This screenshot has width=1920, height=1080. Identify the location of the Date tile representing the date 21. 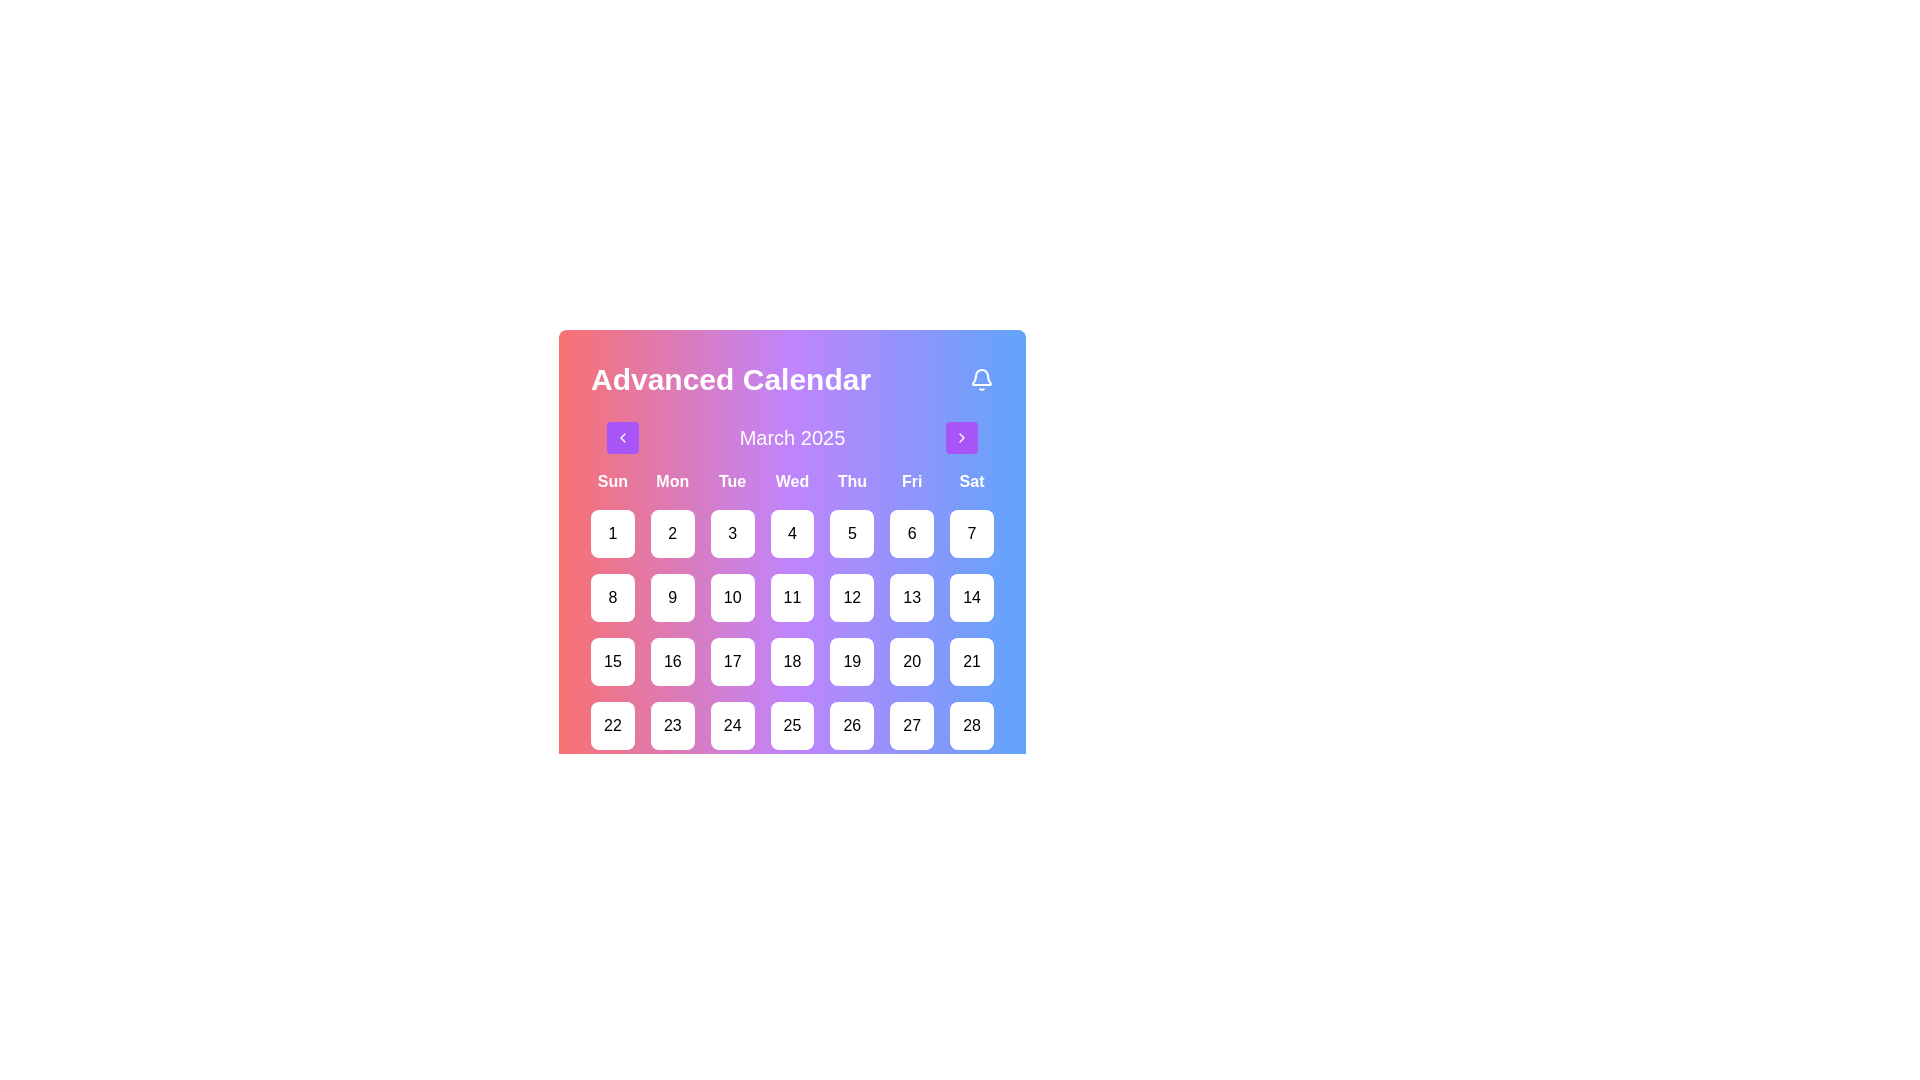
(971, 662).